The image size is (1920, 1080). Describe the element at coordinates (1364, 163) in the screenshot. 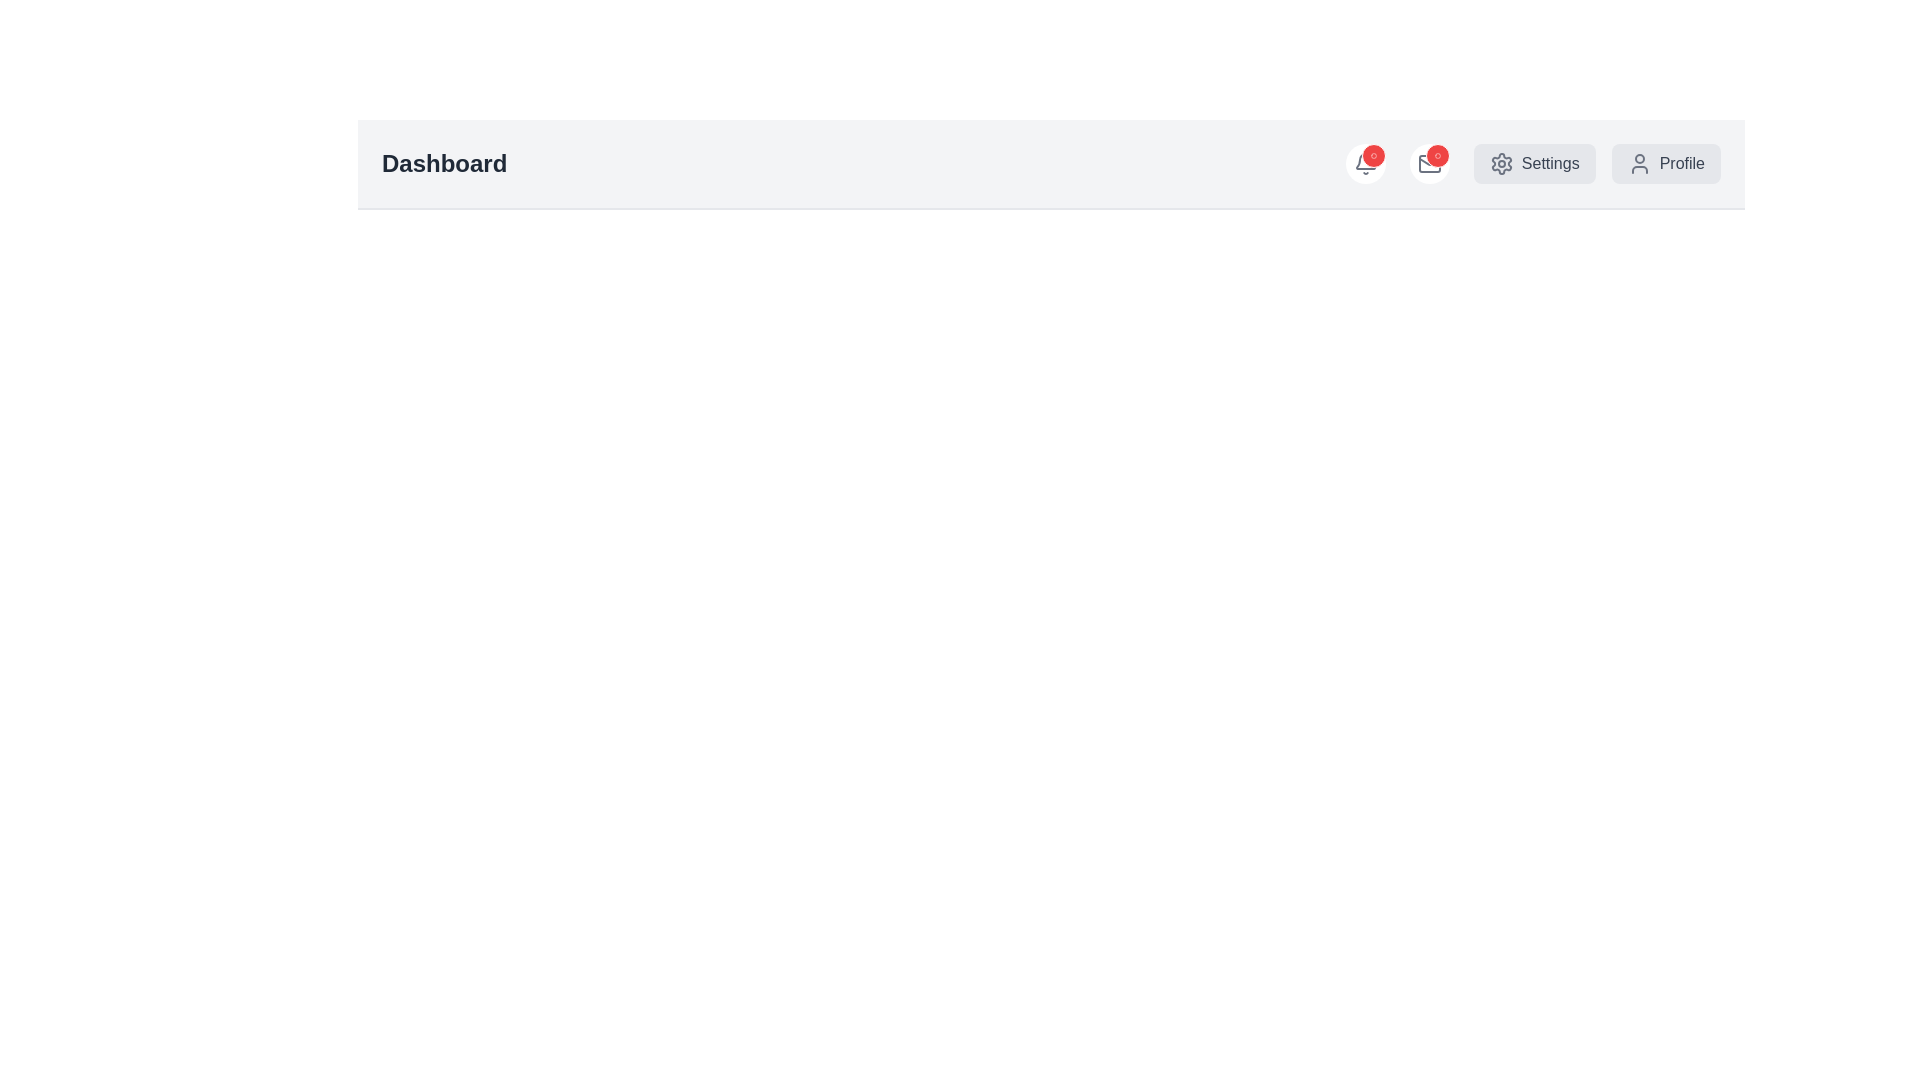

I see `the notification bell icon with a red badge displaying the number '3'` at that location.